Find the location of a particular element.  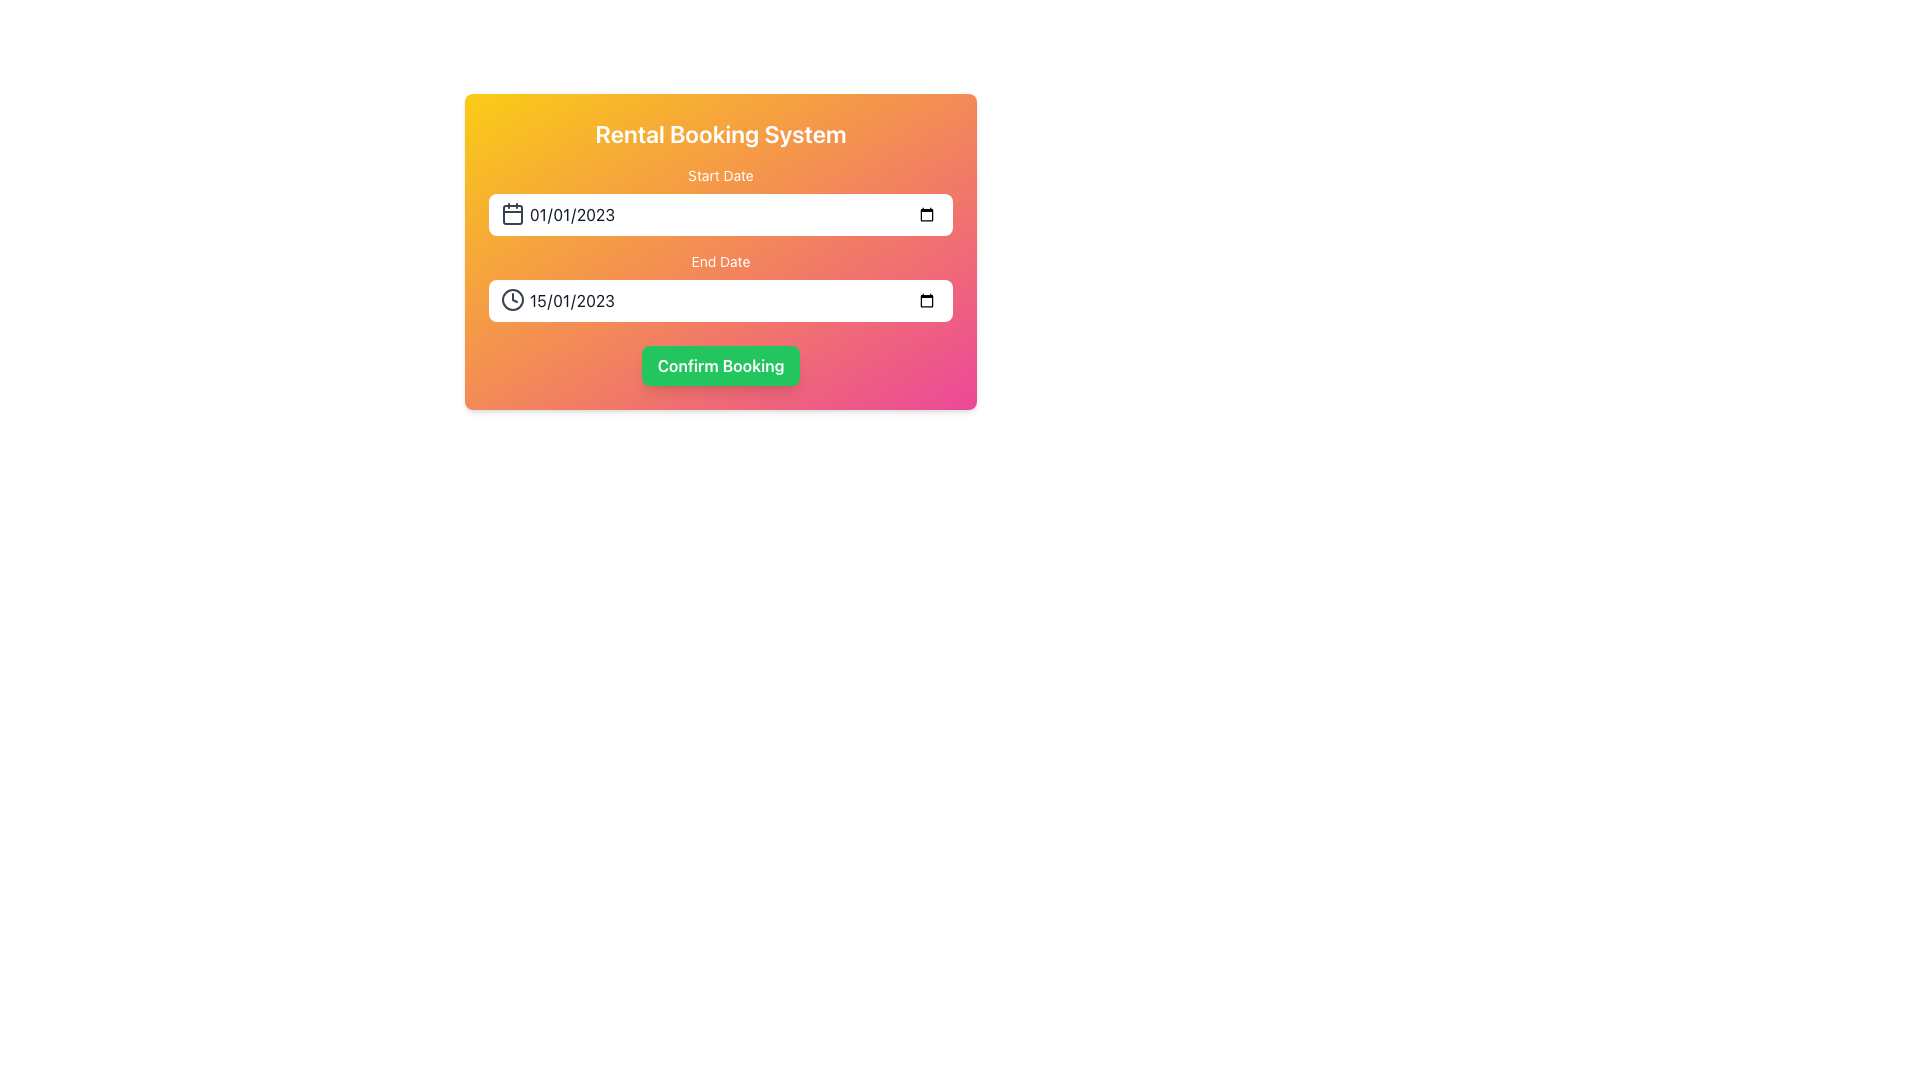

the green rectangular button labeled 'Confirm Booking' is located at coordinates (720, 366).